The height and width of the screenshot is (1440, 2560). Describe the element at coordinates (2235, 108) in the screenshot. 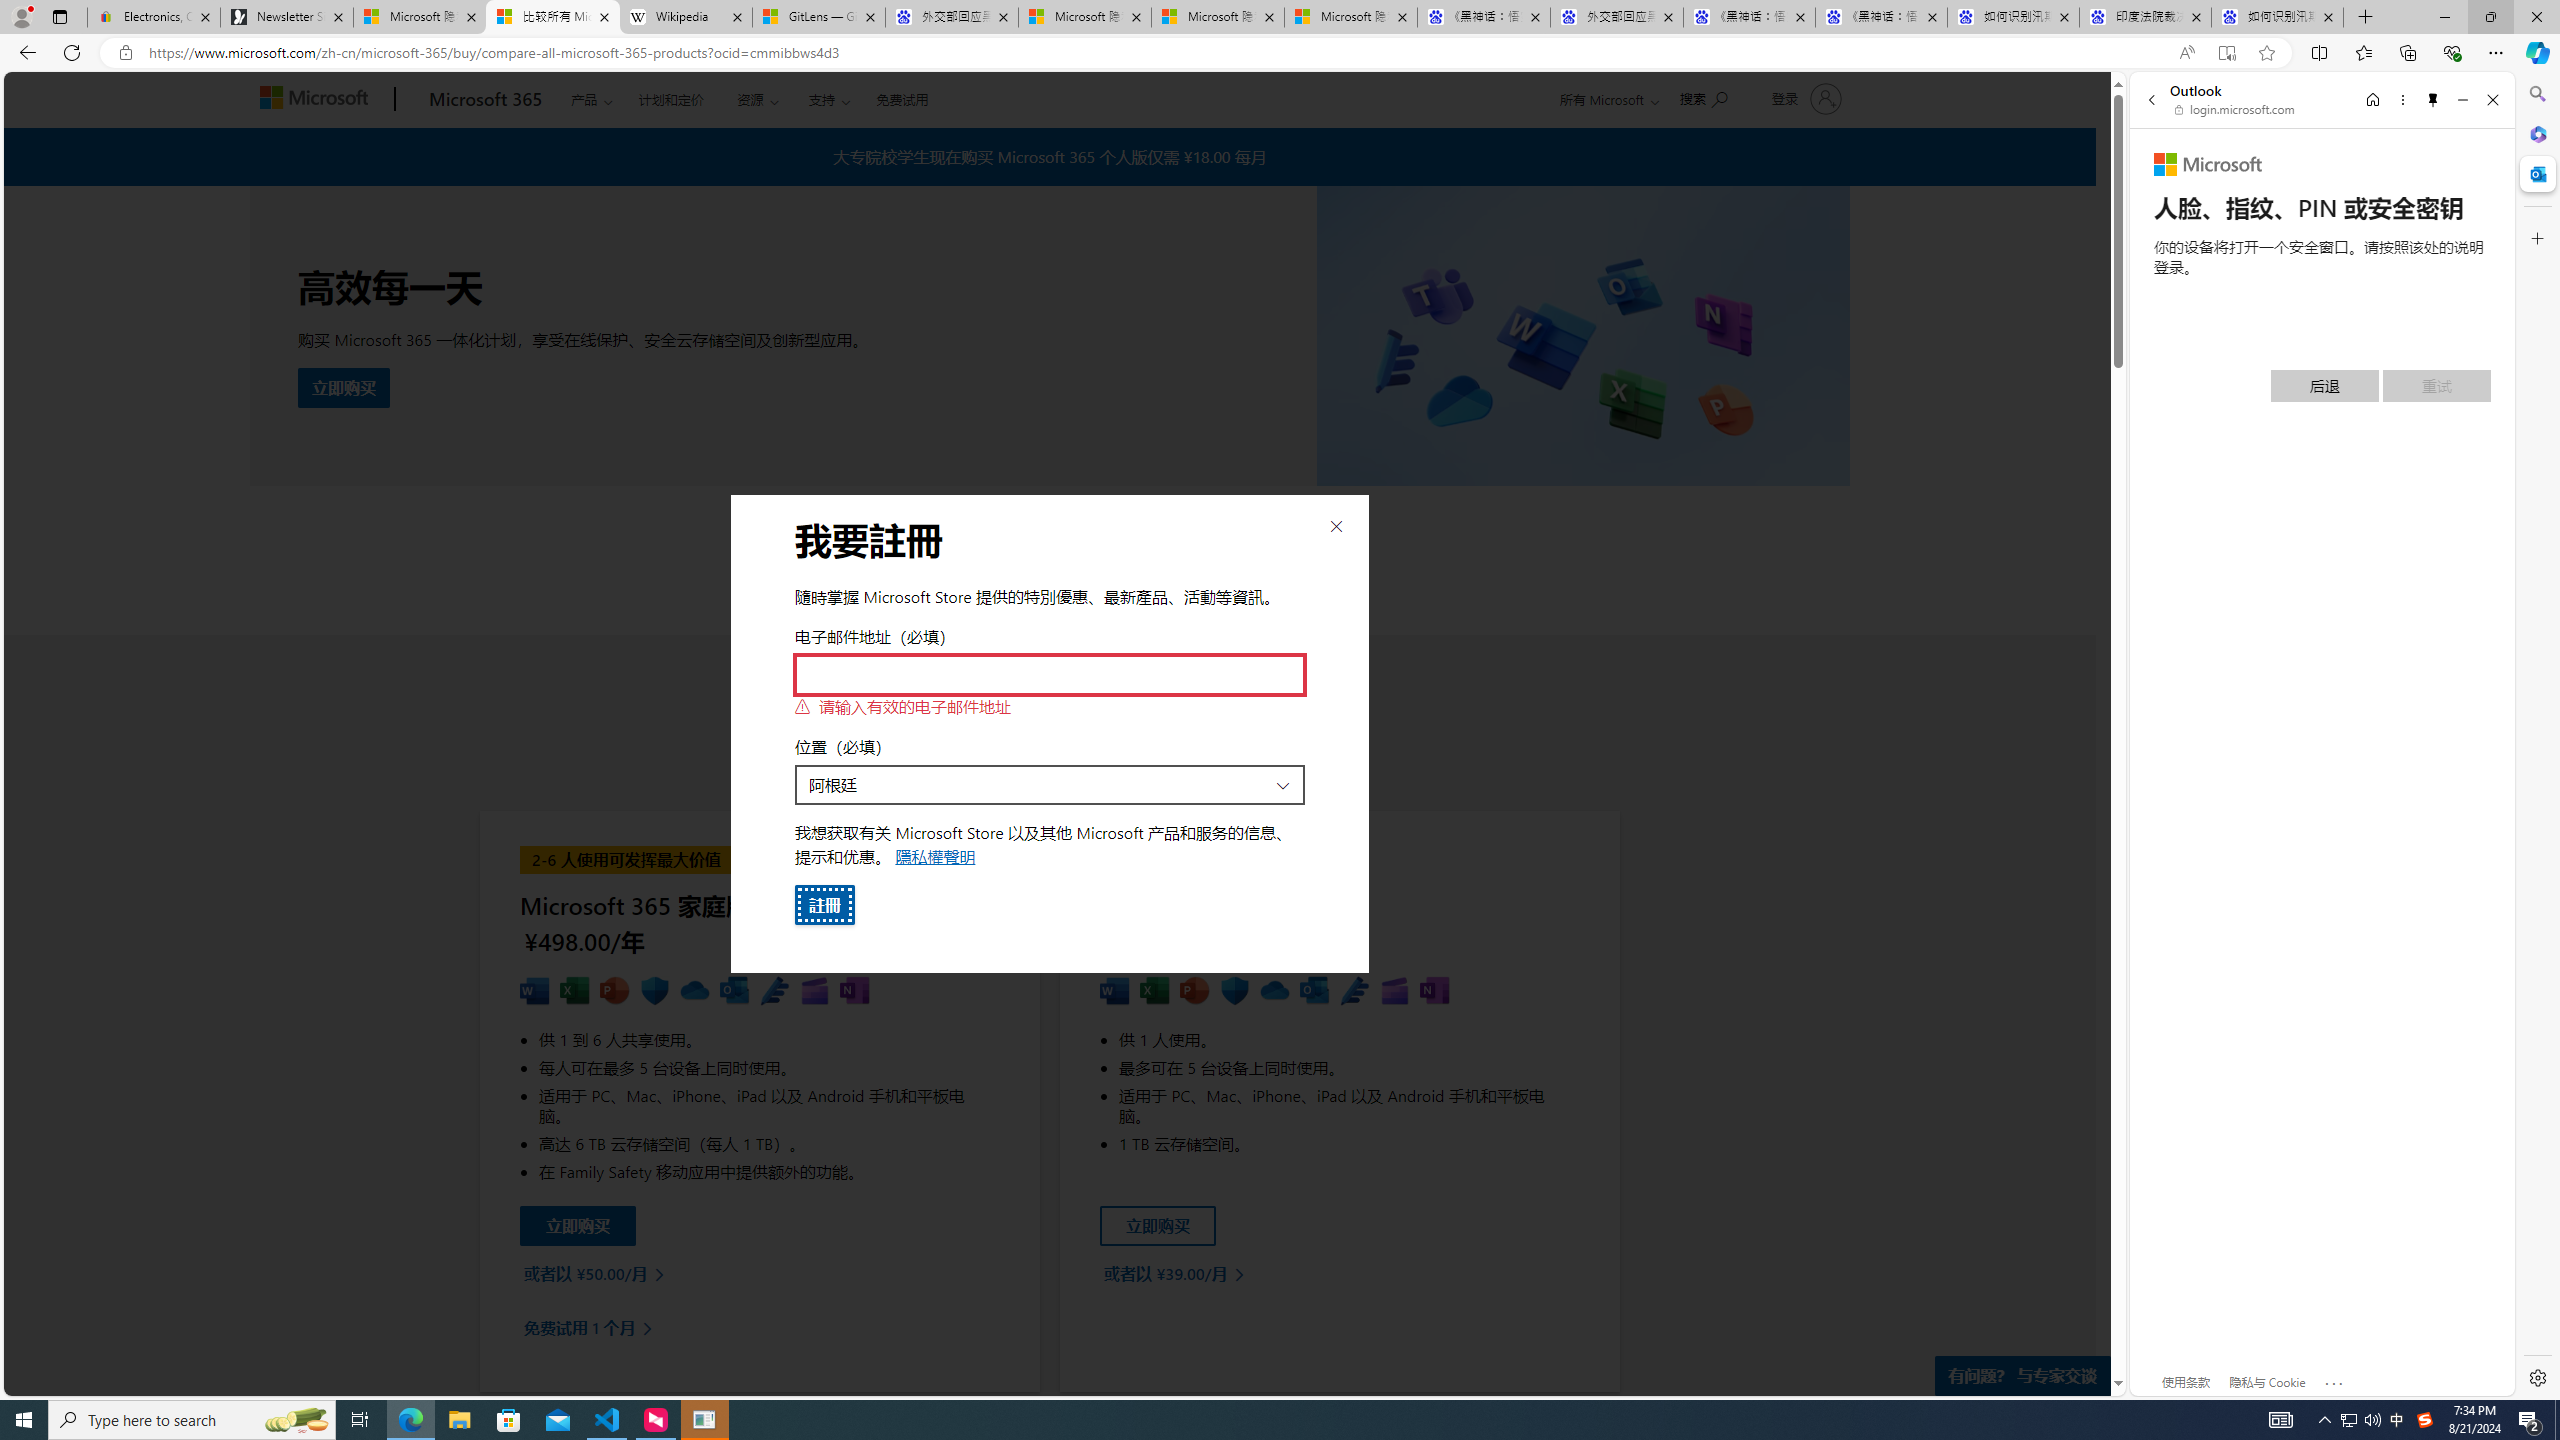

I see `'login.microsoft.com'` at that location.